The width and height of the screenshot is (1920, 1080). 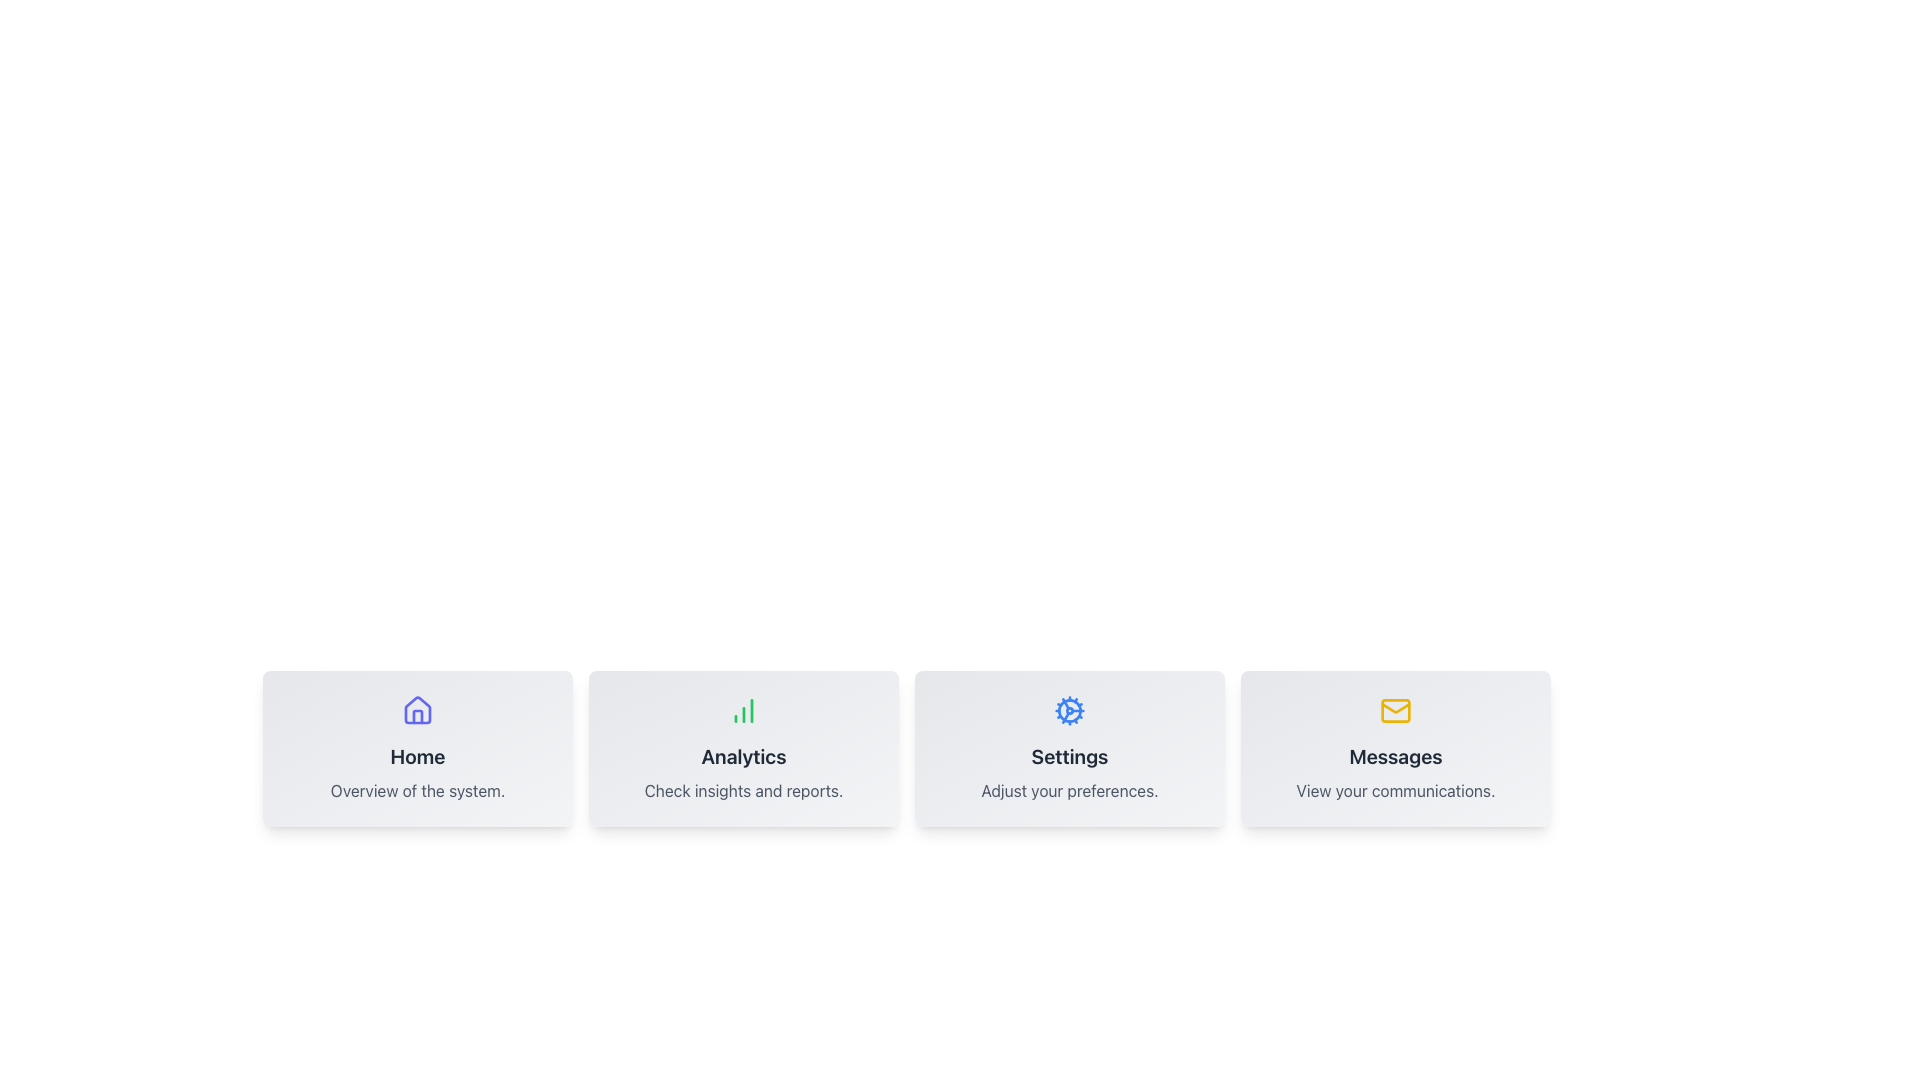 What do you see at coordinates (743, 756) in the screenshot?
I see `the text label indicating analytics, which is the second component from the left in a horizontal sequence of four sections, located below a green bar chart icon and above the 'Check insights and reports' text` at bounding box center [743, 756].